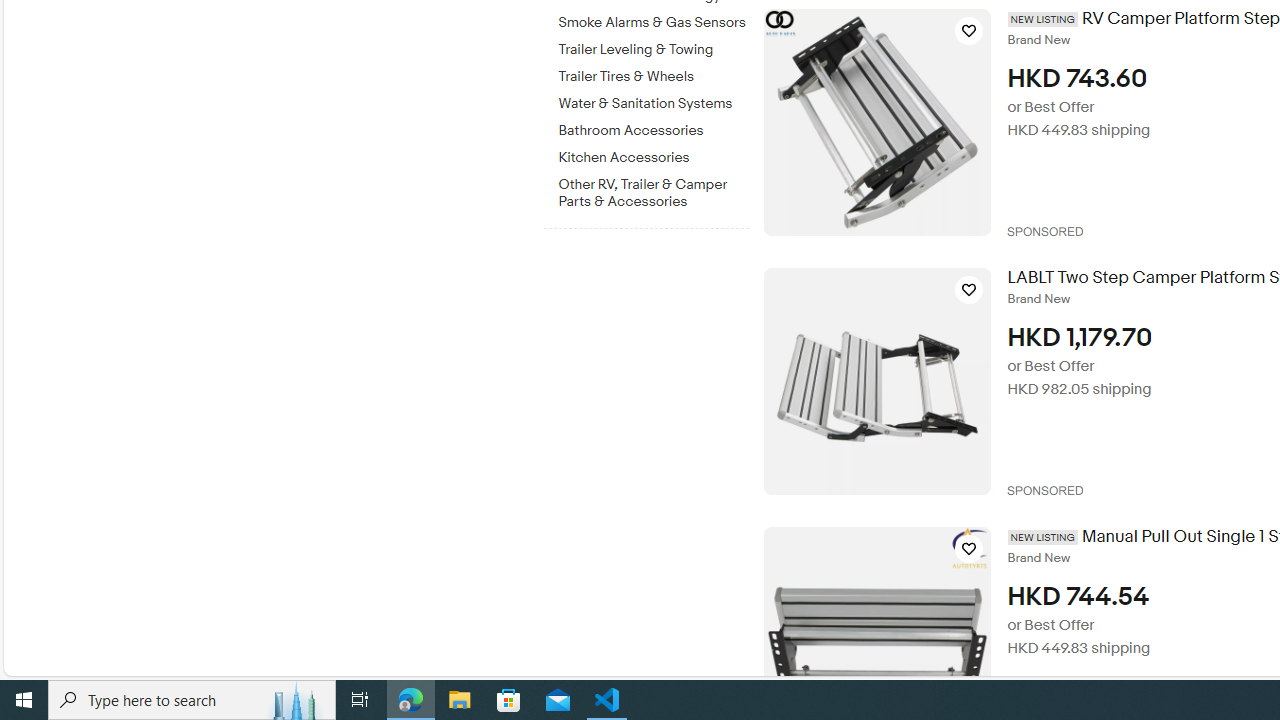 The image size is (1280, 720). What do you see at coordinates (653, 127) in the screenshot?
I see `'Bathroom Accessories'` at bounding box center [653, 127].